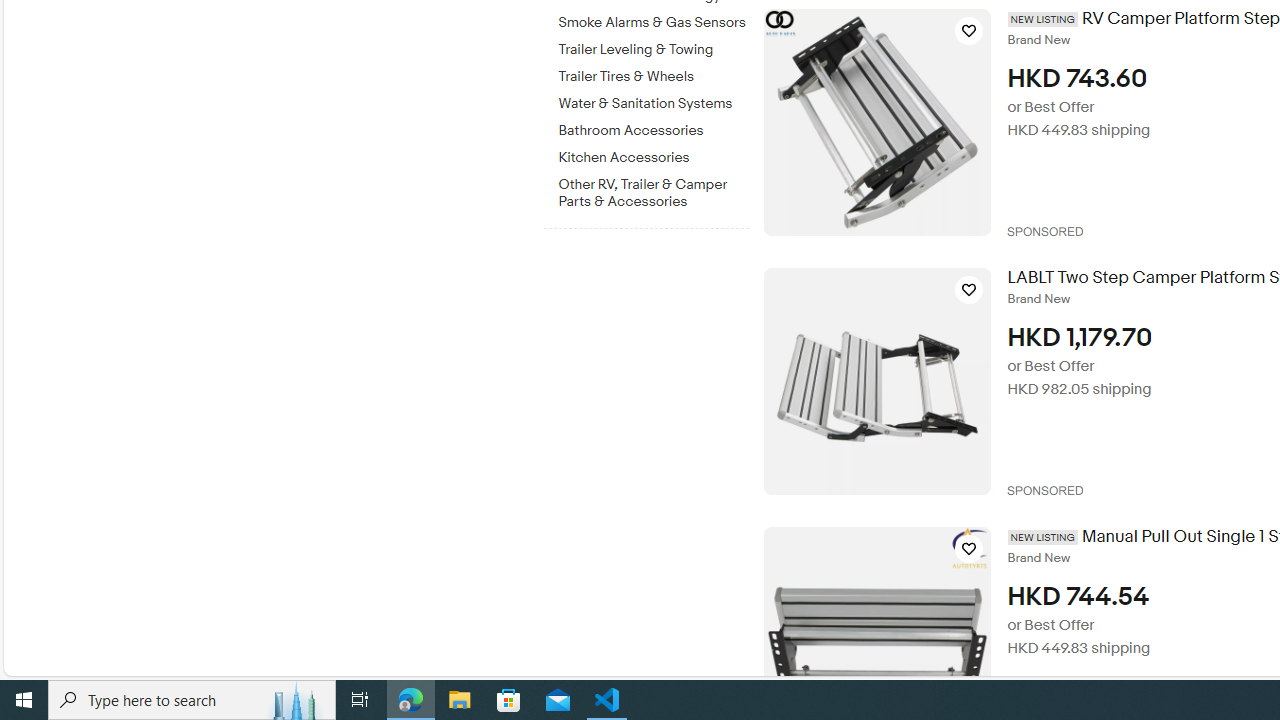 The image size is (1280, 720). What do you see at coordinates (653, 127) in the screenshot?
I see `'Bathroom Accessories'` at bounding box center [653, 127].